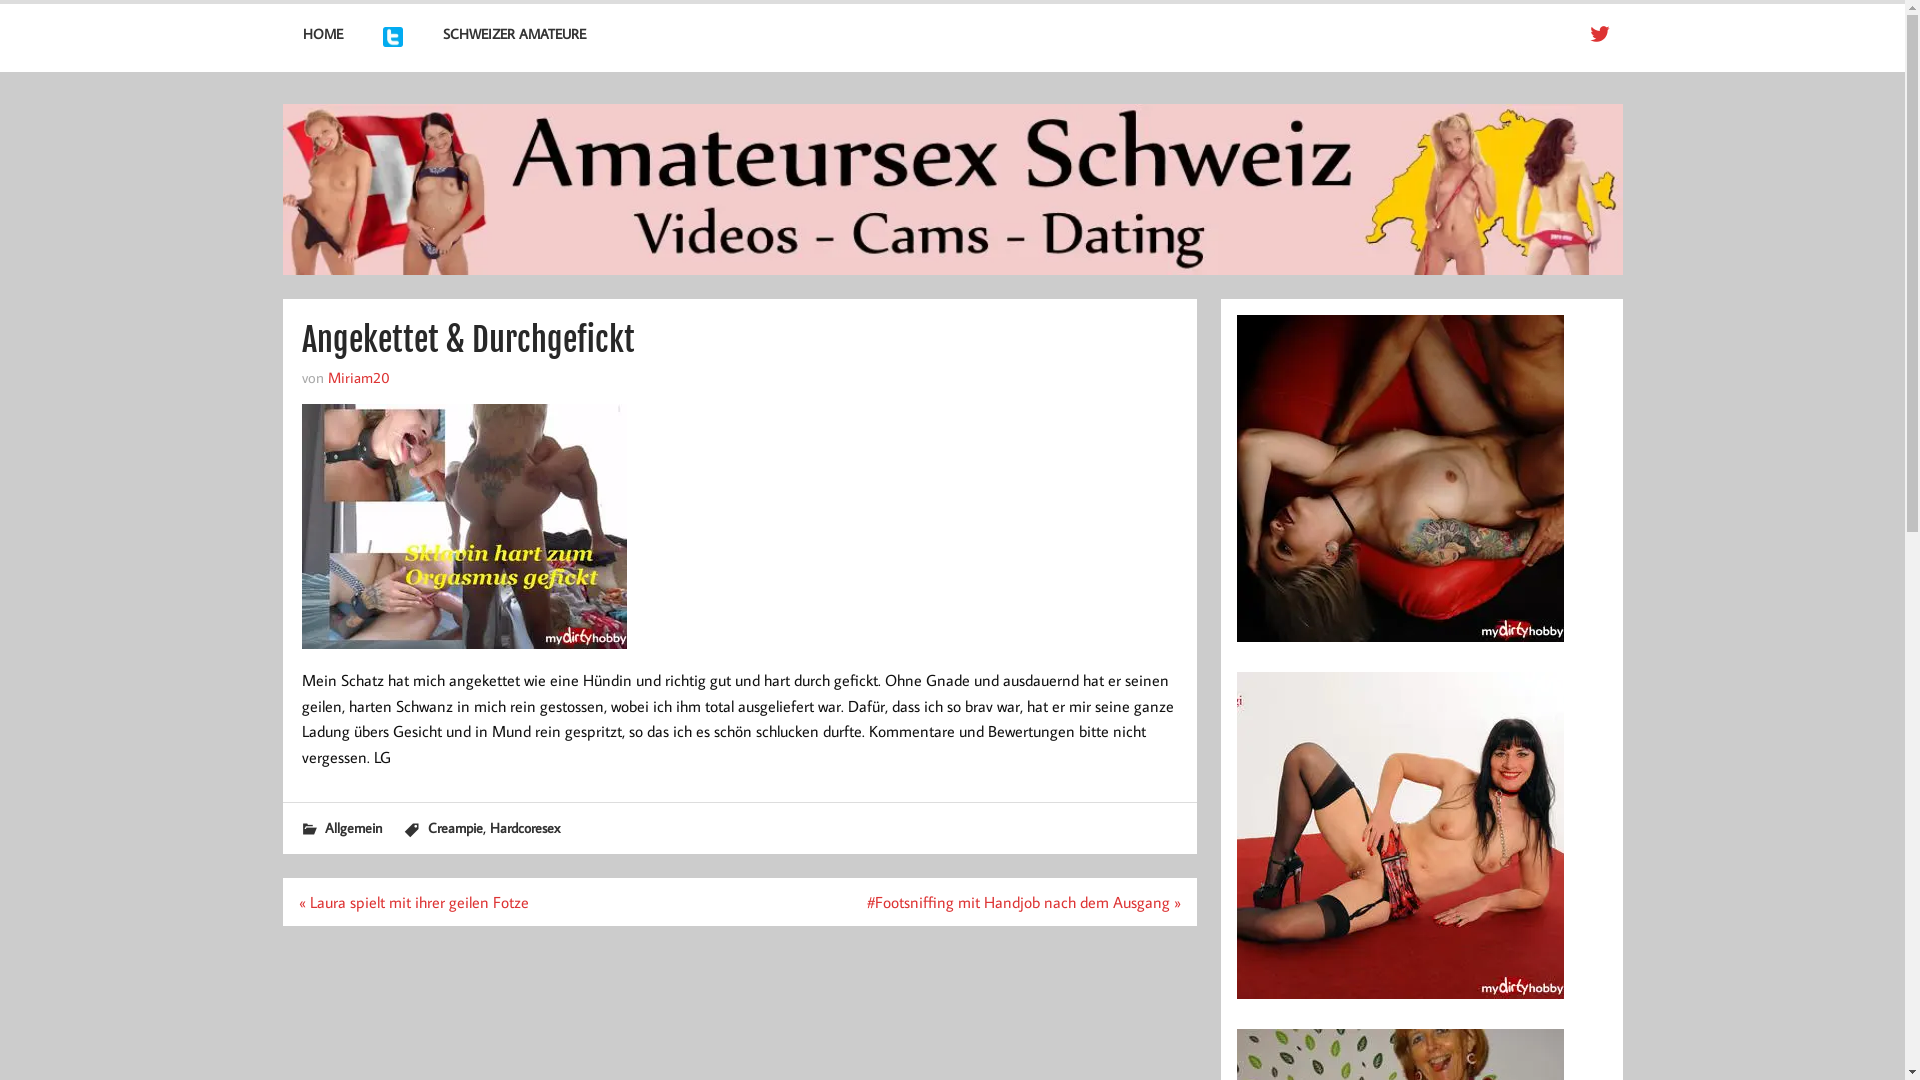 The width and height of the screenshot is (1920, 1080). Describe the element at coordinates (281, 34) in the screenshot. I see `'HOME'` at that location.